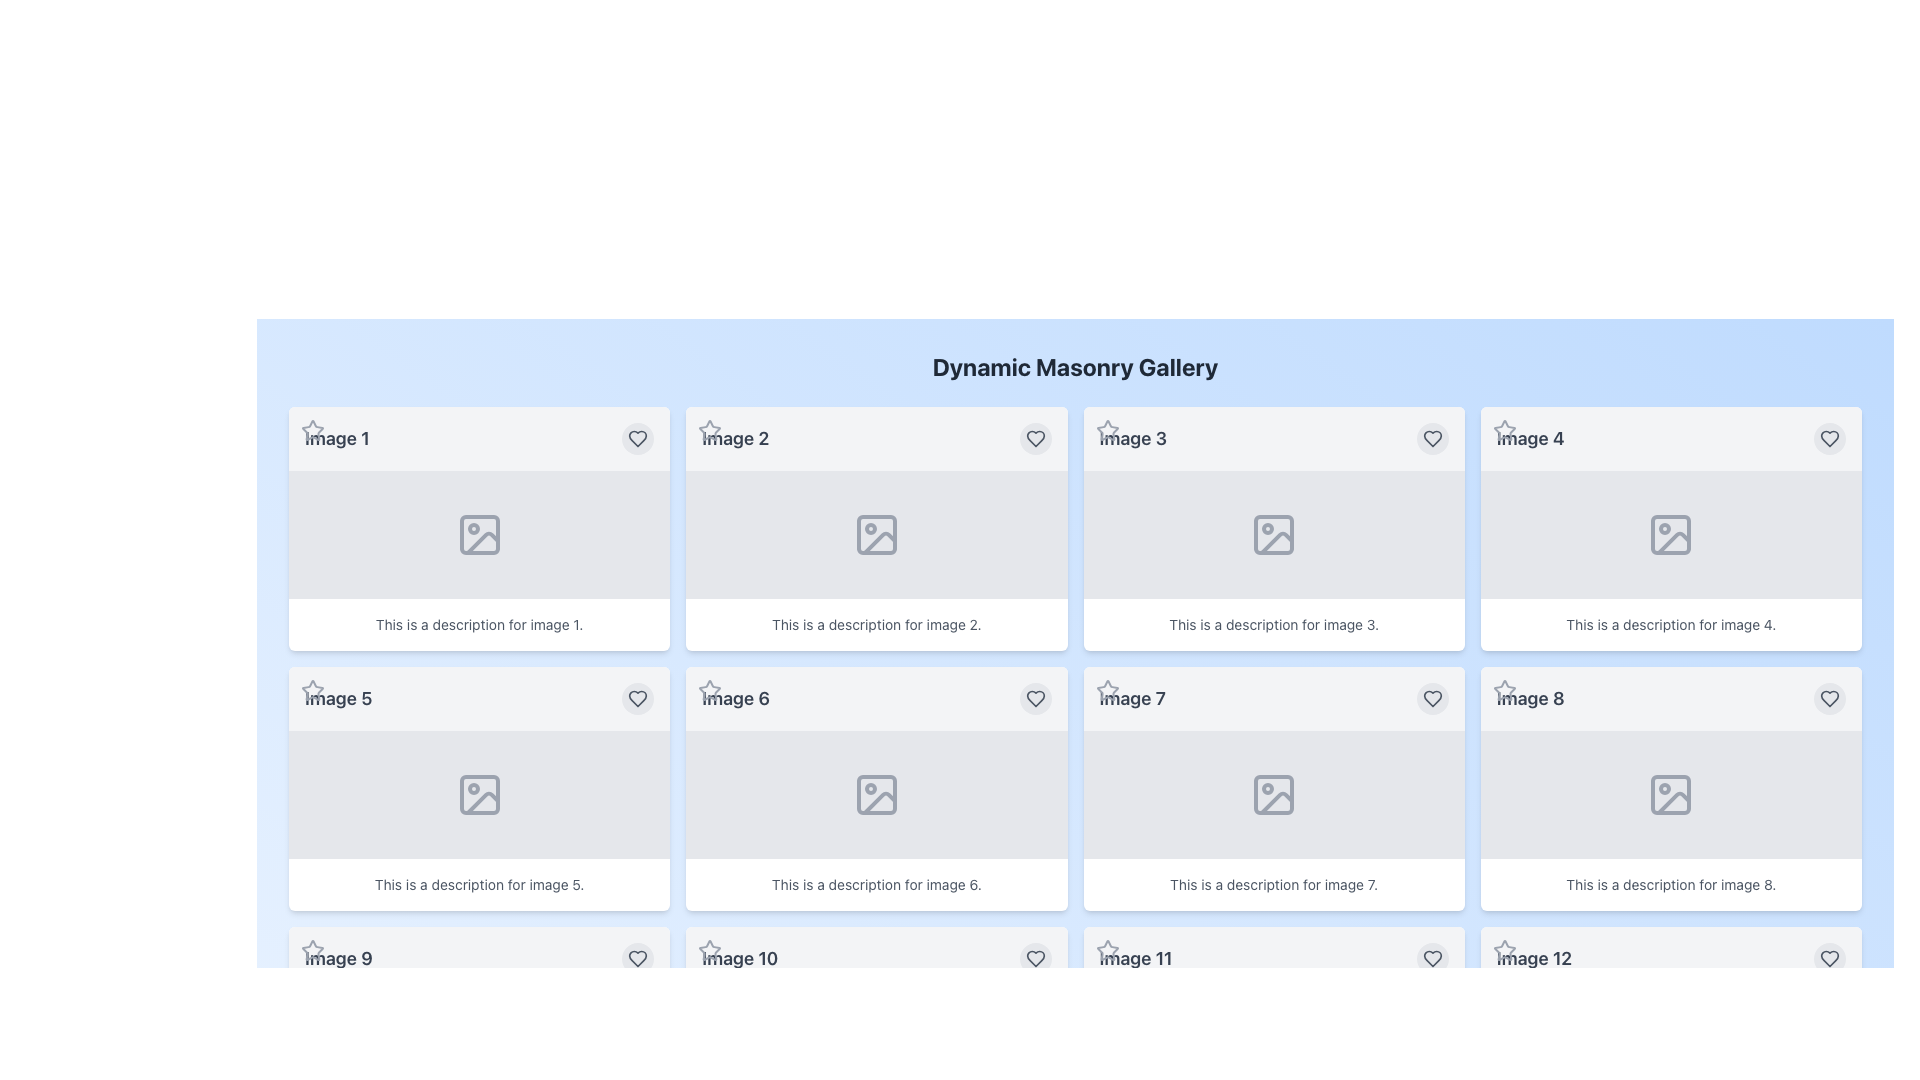  I want to click on text content of the title label for 'Image 8', which is located at the top-left corner of the fourth card in the second row of the gallery, so click(1529, 697).